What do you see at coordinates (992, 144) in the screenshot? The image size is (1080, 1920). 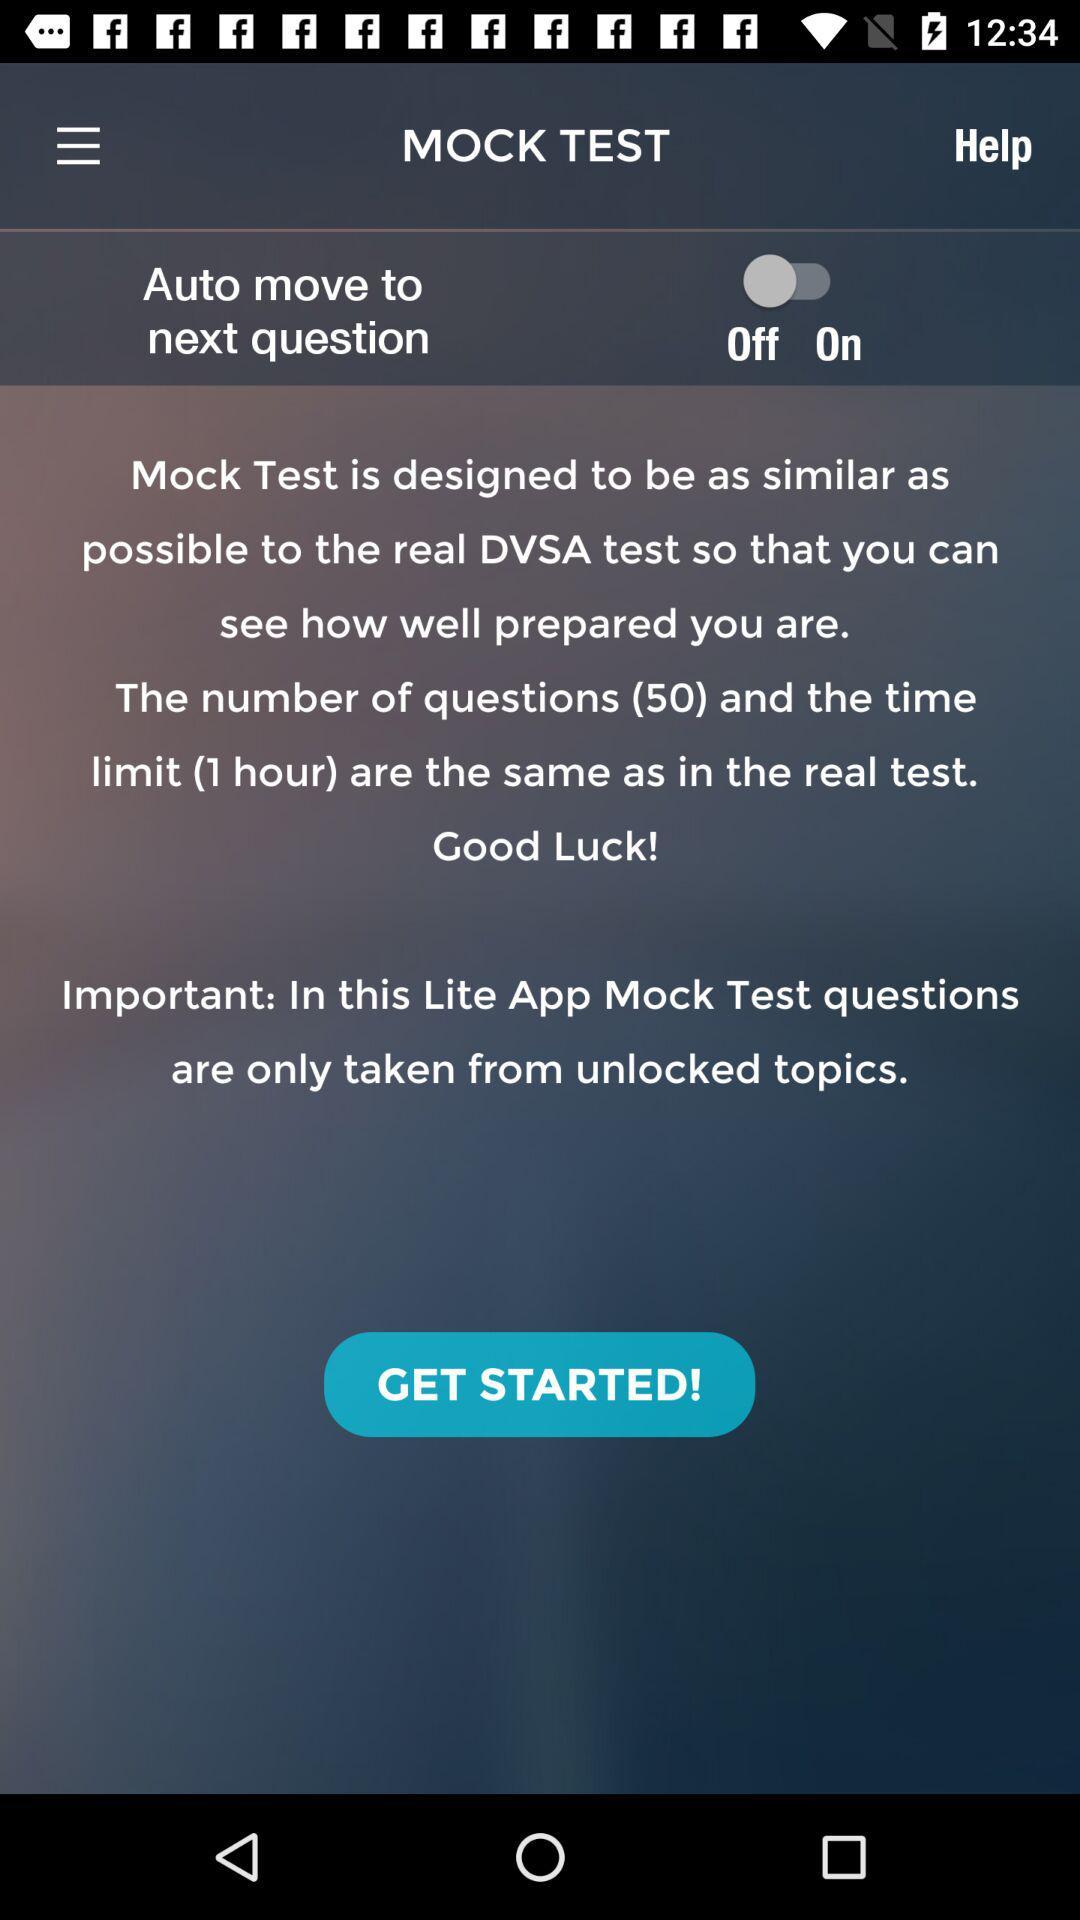 I see `help icon` at bounding box center [992, 144].